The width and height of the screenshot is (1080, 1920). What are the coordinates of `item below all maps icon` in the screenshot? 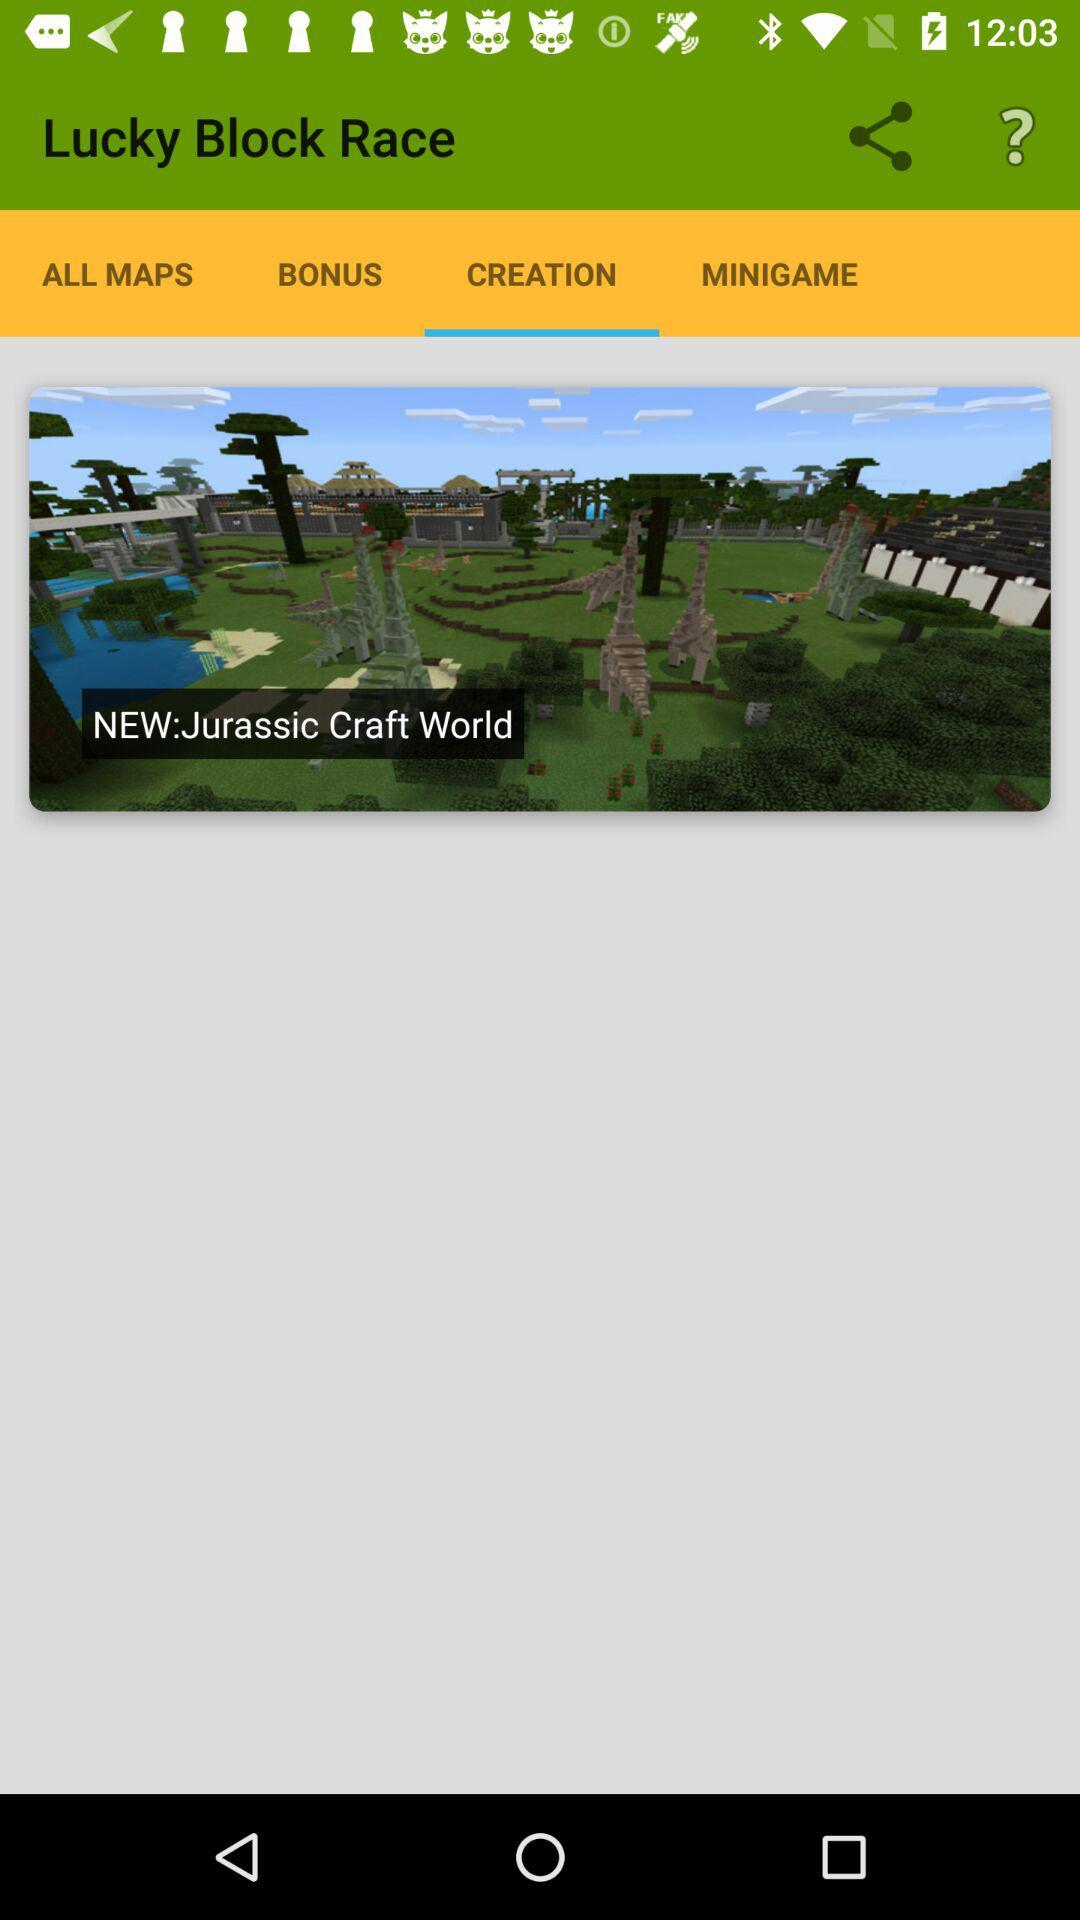 It's located at (303, 722).